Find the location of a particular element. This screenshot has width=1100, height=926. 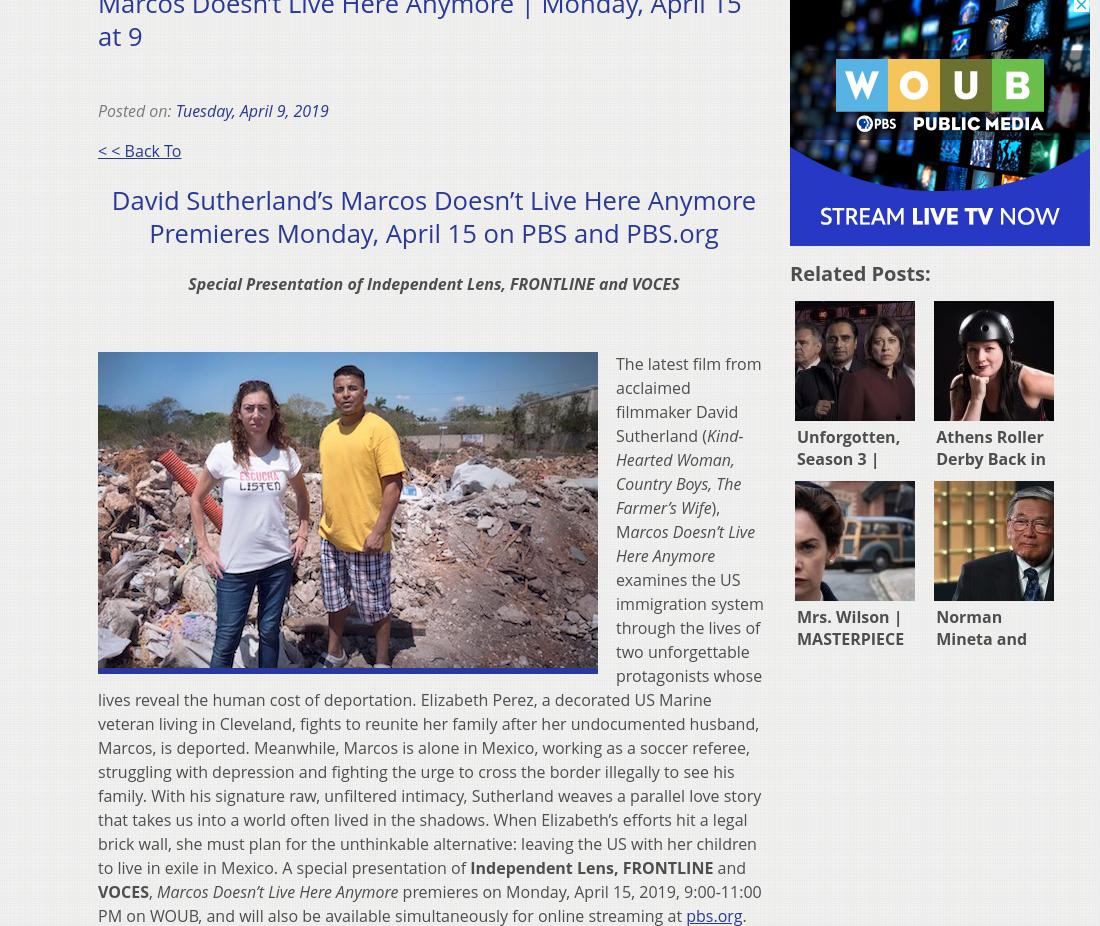

'Unforgotten, Season 3 | MASTERPIECE | Begins Sunday, April 7' is located at coordinates (855, 479).